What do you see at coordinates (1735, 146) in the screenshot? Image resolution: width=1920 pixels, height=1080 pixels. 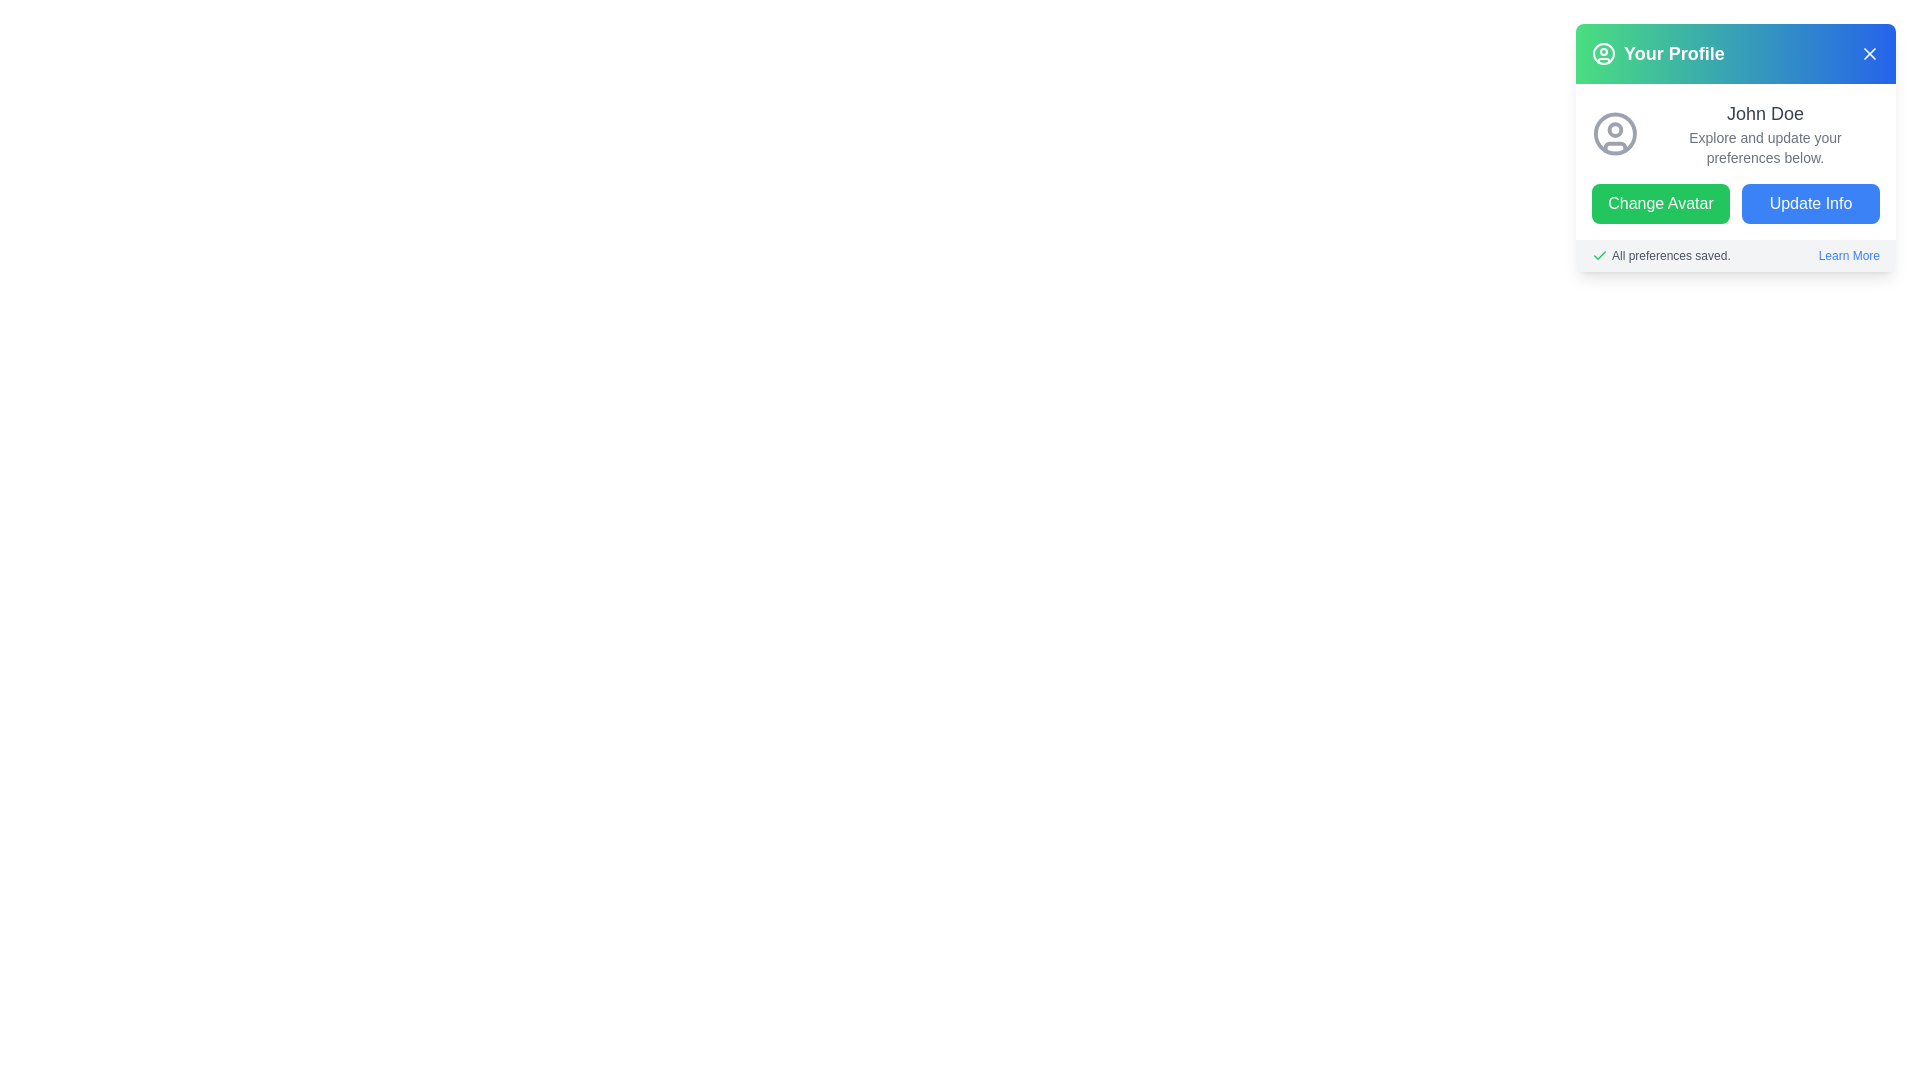 I see `the informational text displaying the user's name 'John Doe' and the message 'Explore and update your preferences below' located in the 'Your Profile' panel` at bounding box center [1735, 146].